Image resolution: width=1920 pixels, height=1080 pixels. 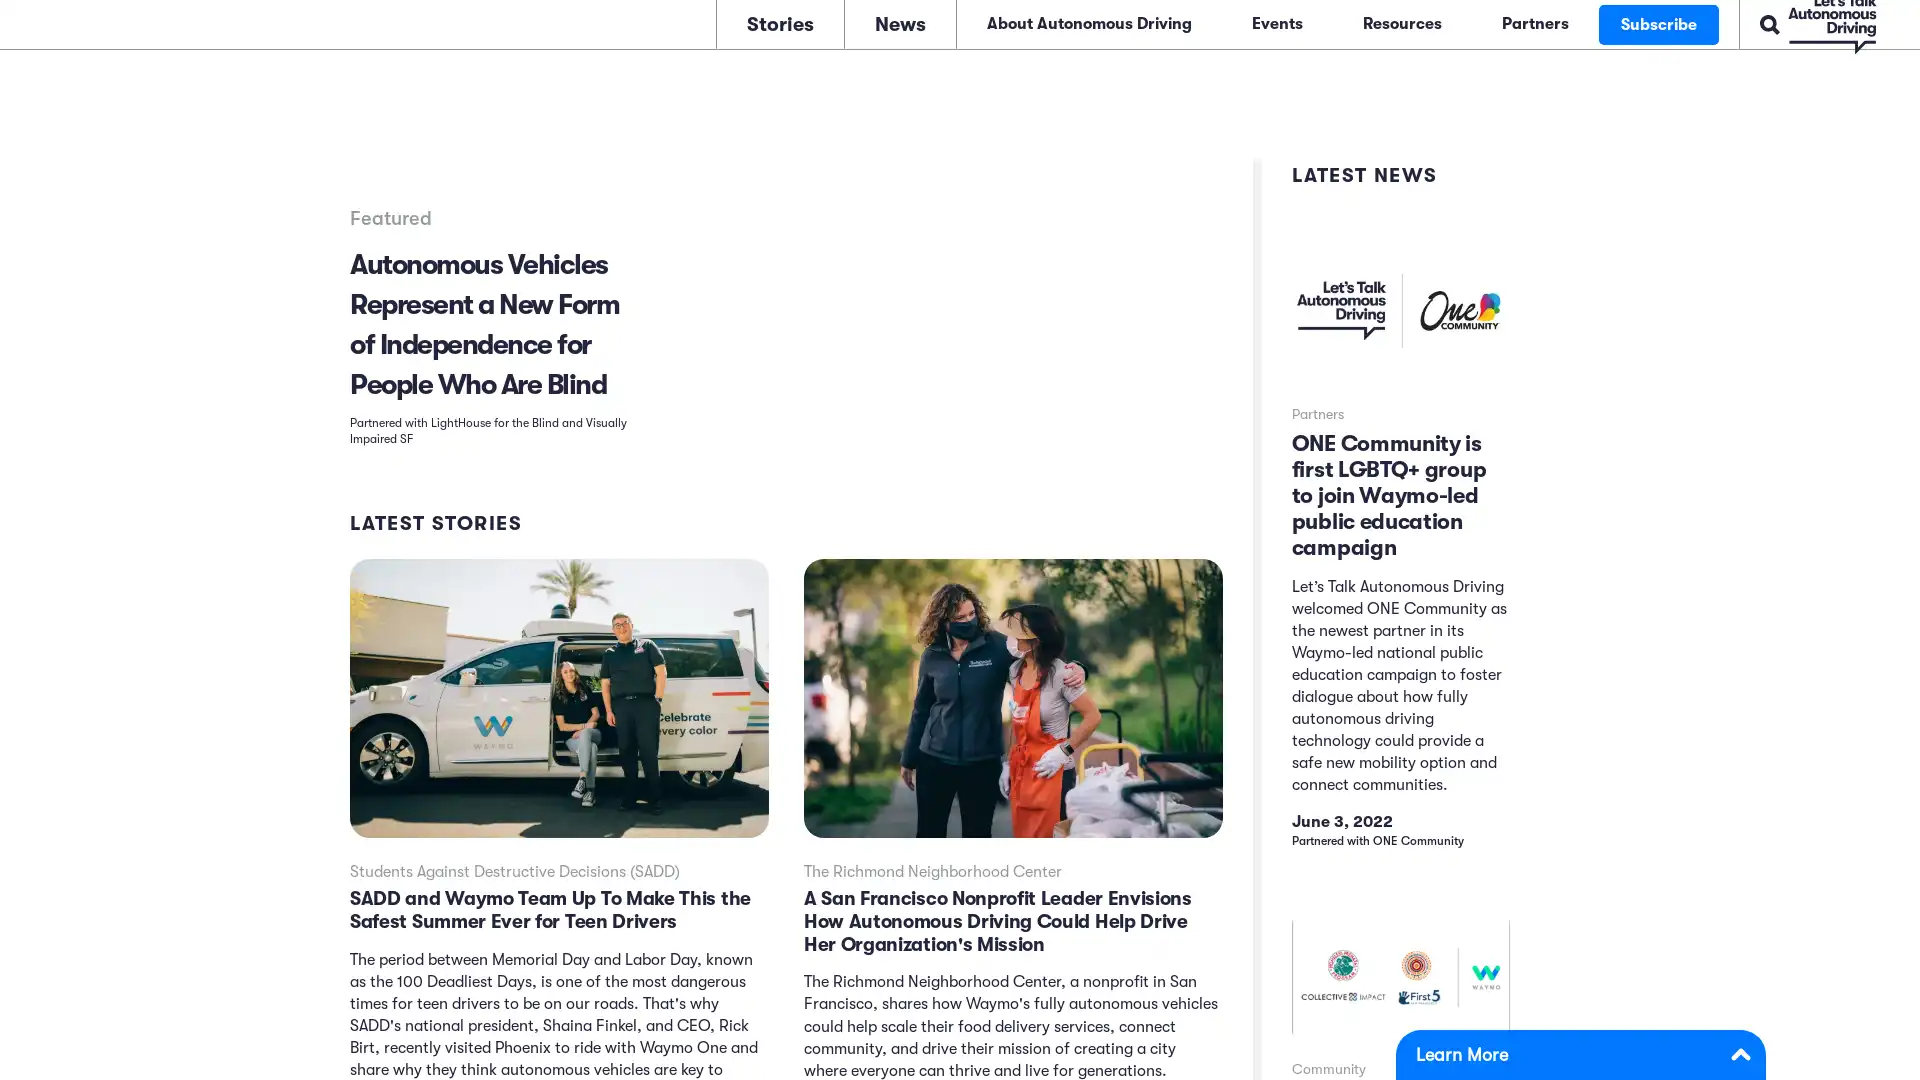 I want to click on Search, so click(x=1704, y=22).